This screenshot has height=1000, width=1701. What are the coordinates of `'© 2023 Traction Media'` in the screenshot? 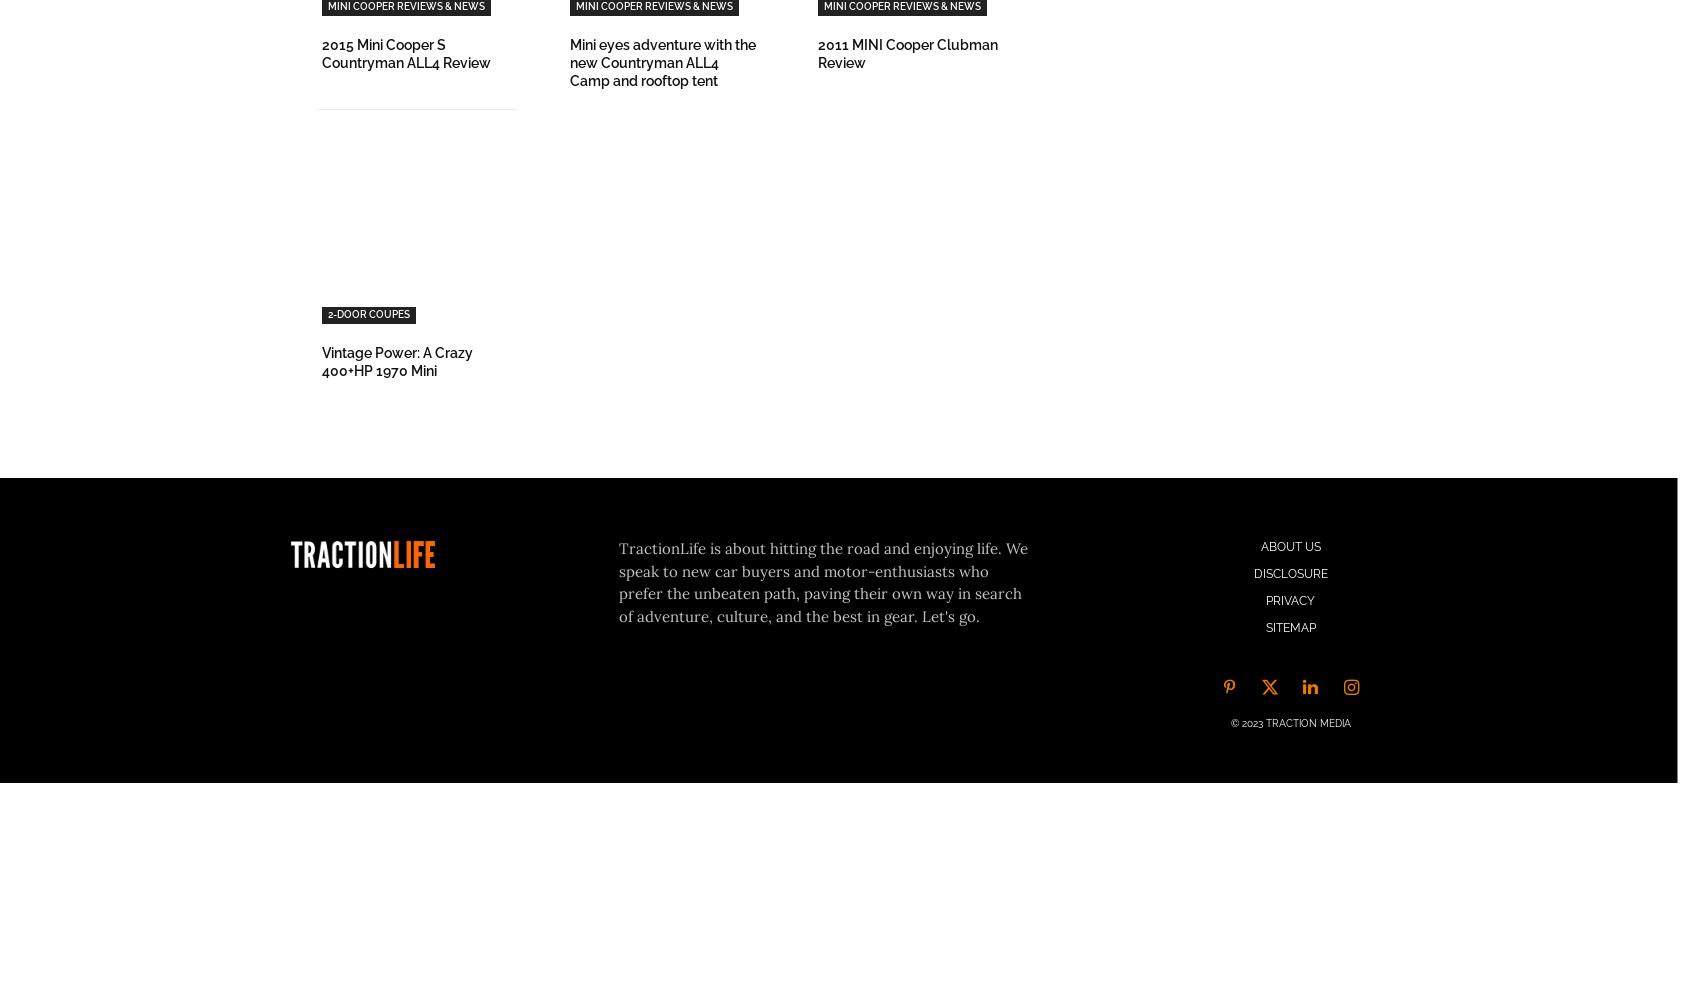 It's located at (1290, 721).